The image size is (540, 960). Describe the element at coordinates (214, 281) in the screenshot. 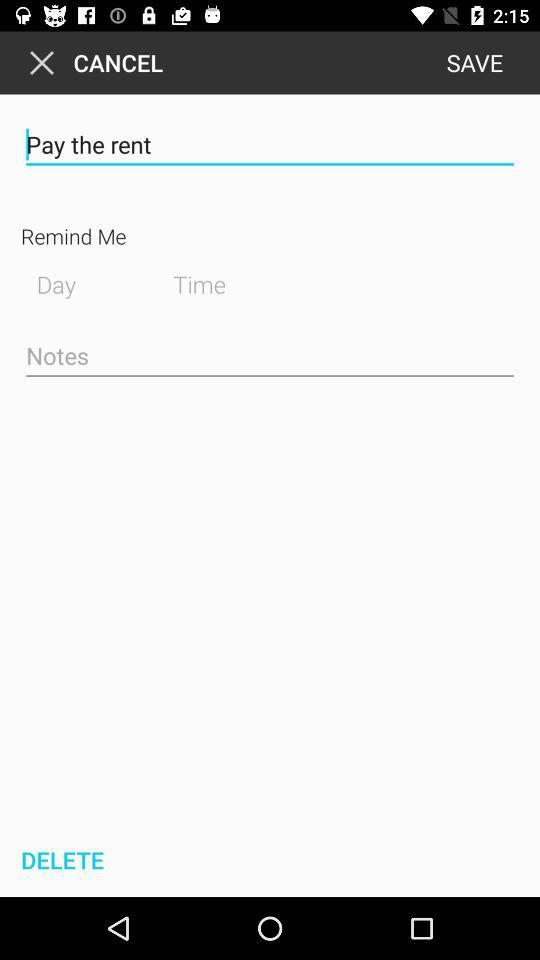

I see `item to the right of day` at that location.